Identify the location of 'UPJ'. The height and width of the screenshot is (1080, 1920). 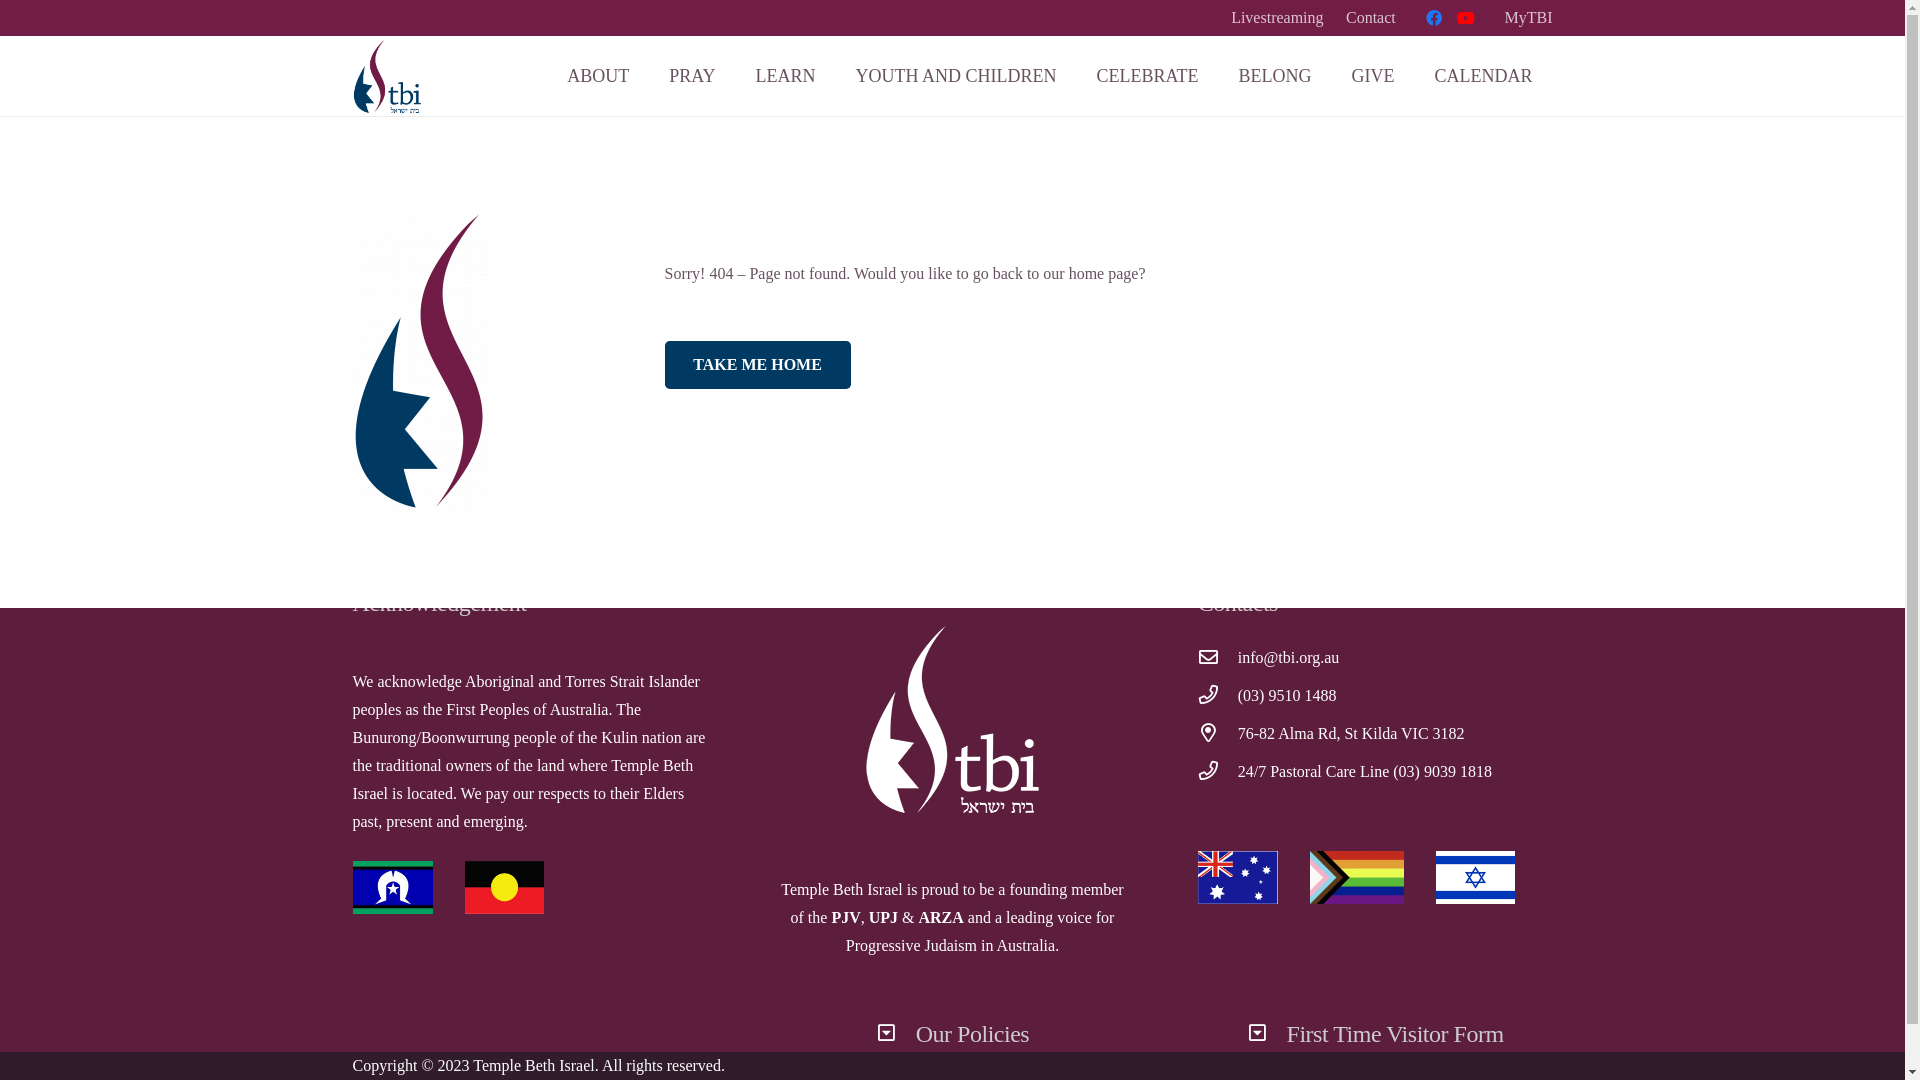
(882, 917).